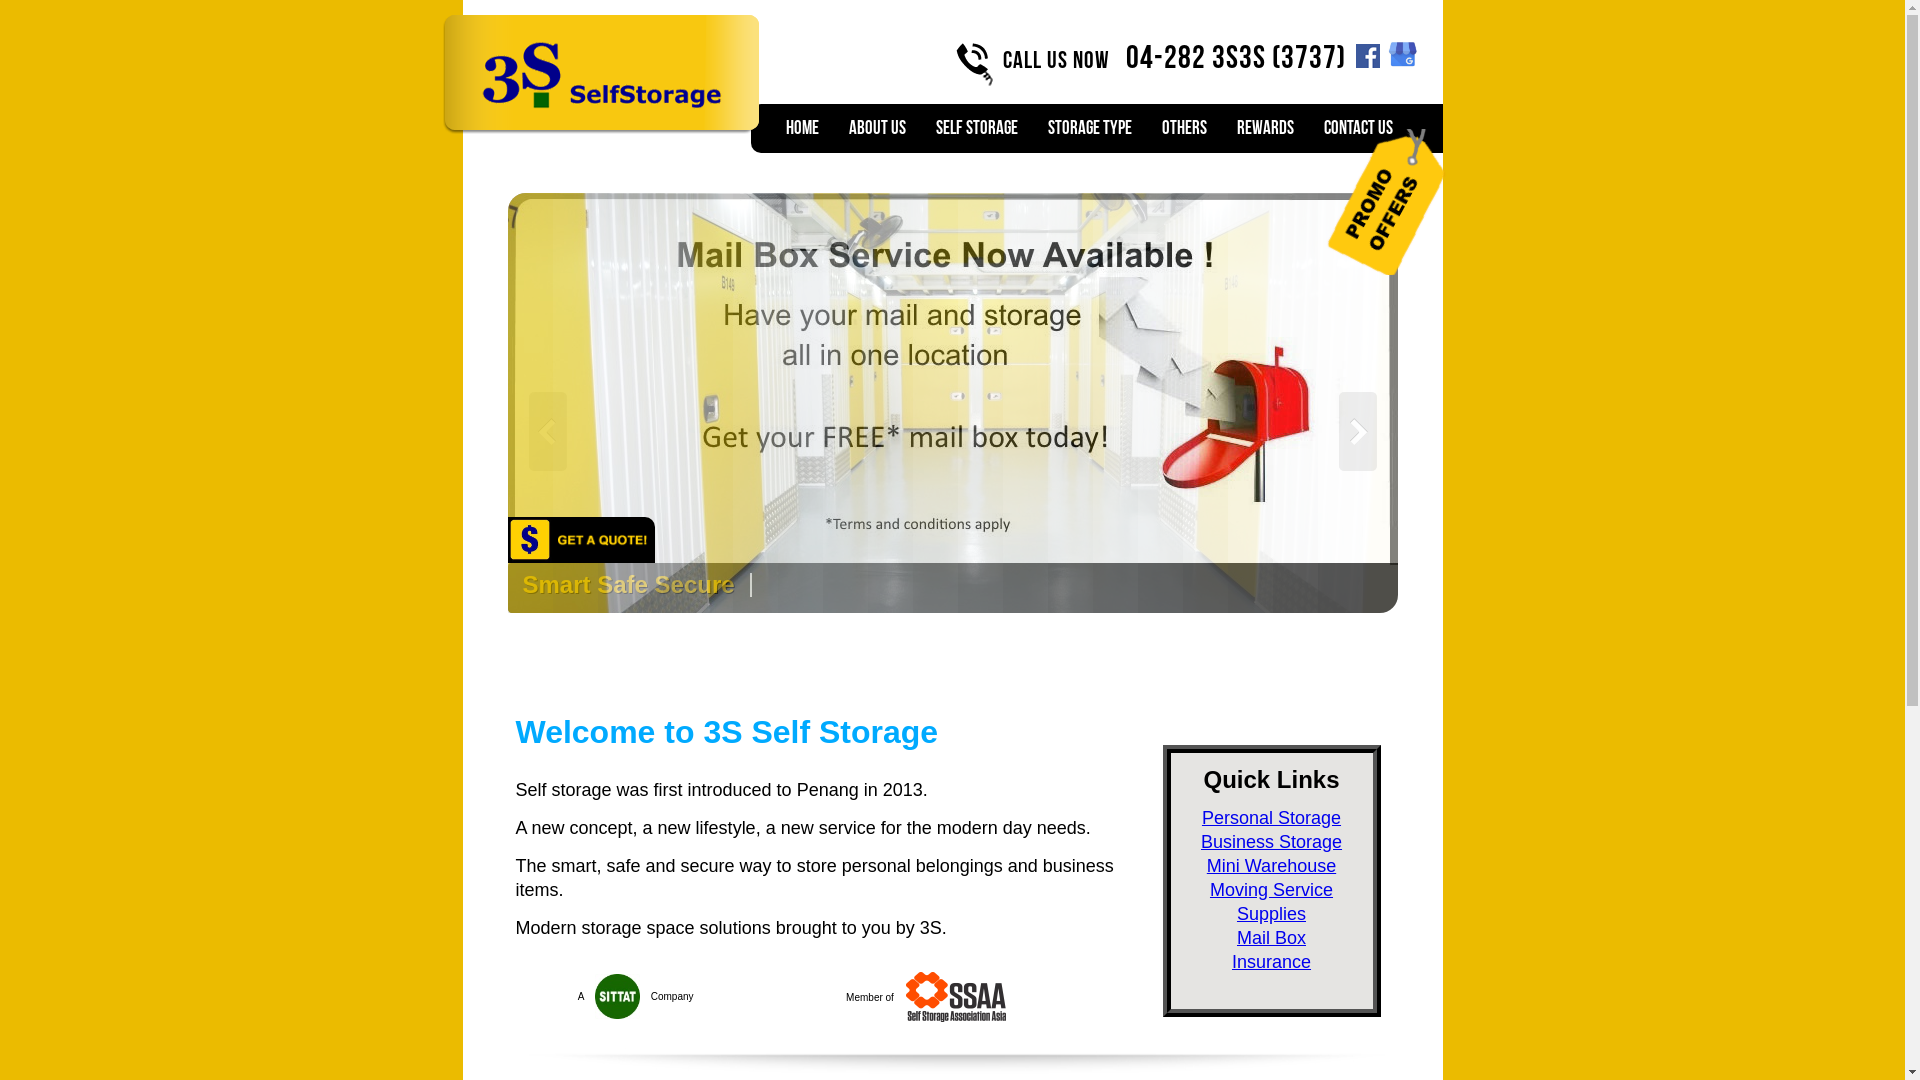  What do you see at coordinates (1270, 937) in the screenshot?
I see `'Mail Box'` at bounding box center [1270, 937].